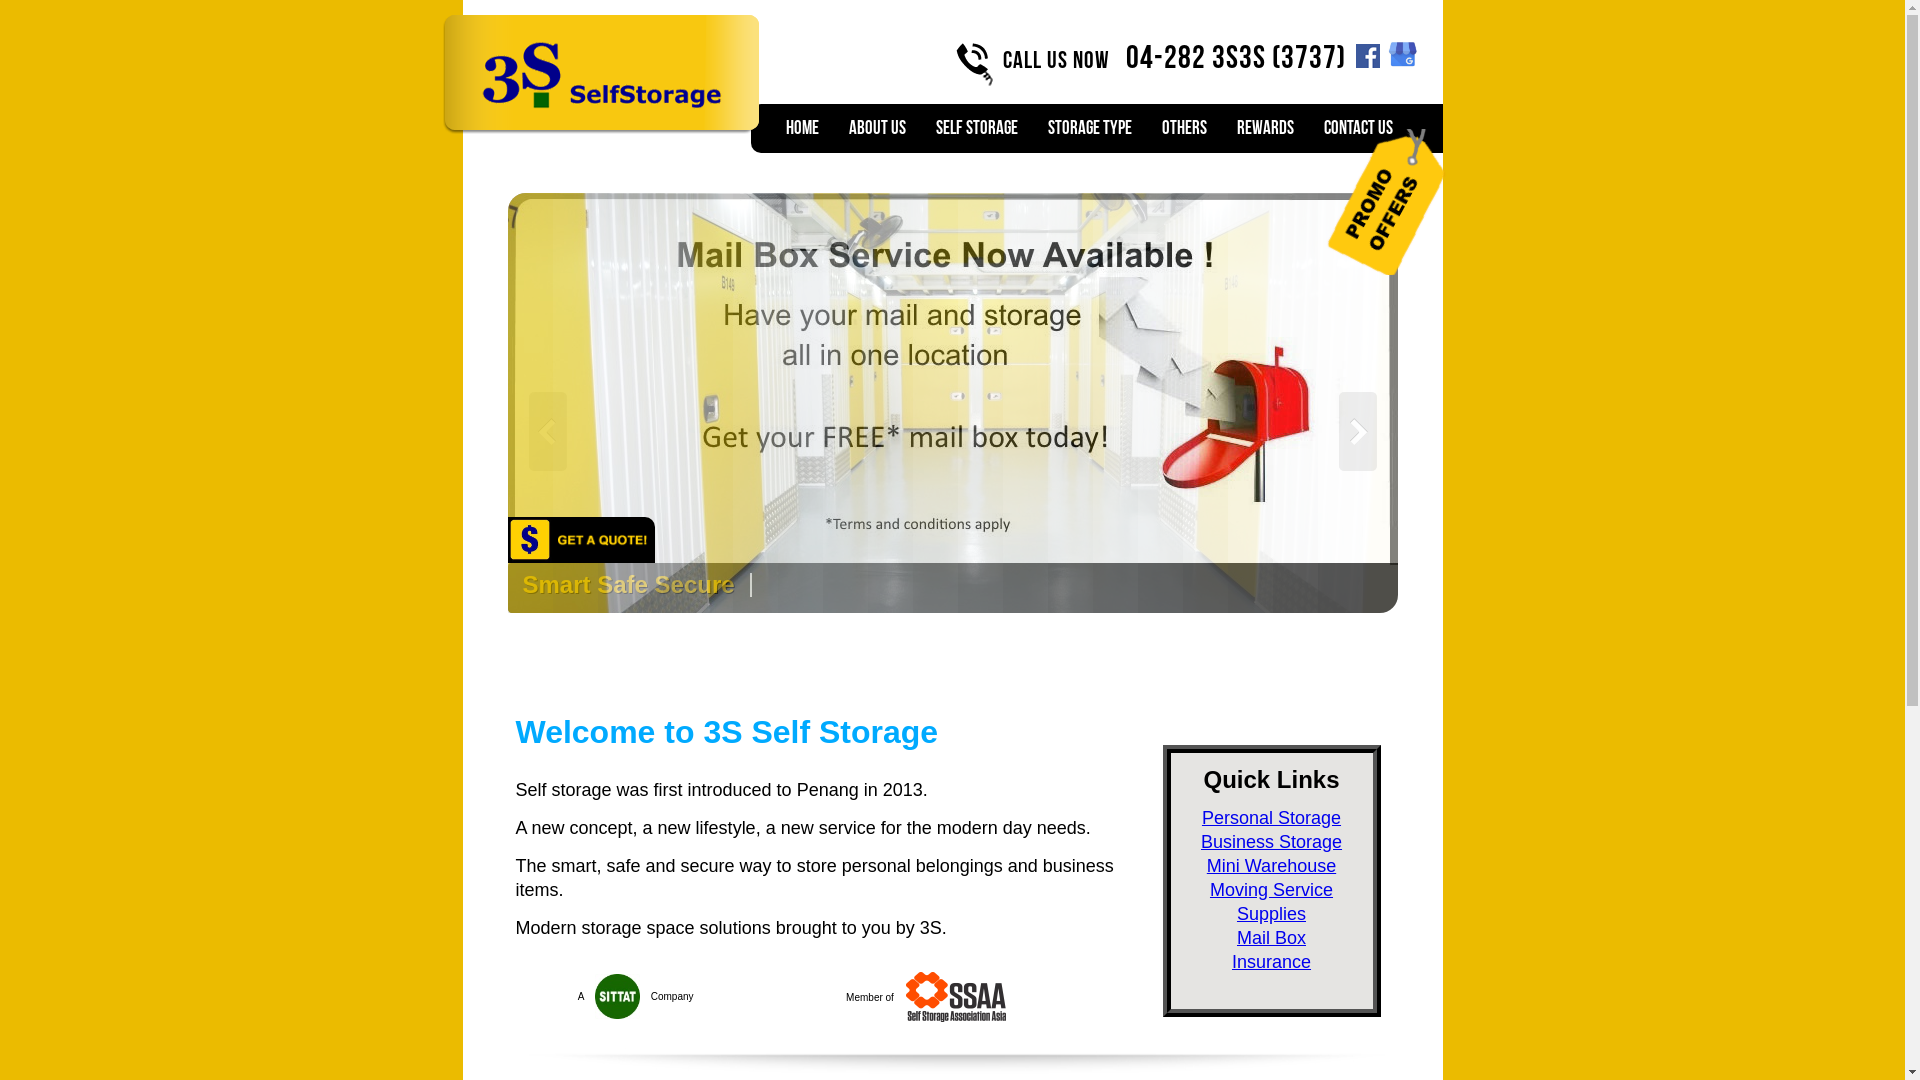  What do you see at coordinates (1270, 937) in the screenshot?
I see `'Mail Box'` at bounding box center [1270, 937].